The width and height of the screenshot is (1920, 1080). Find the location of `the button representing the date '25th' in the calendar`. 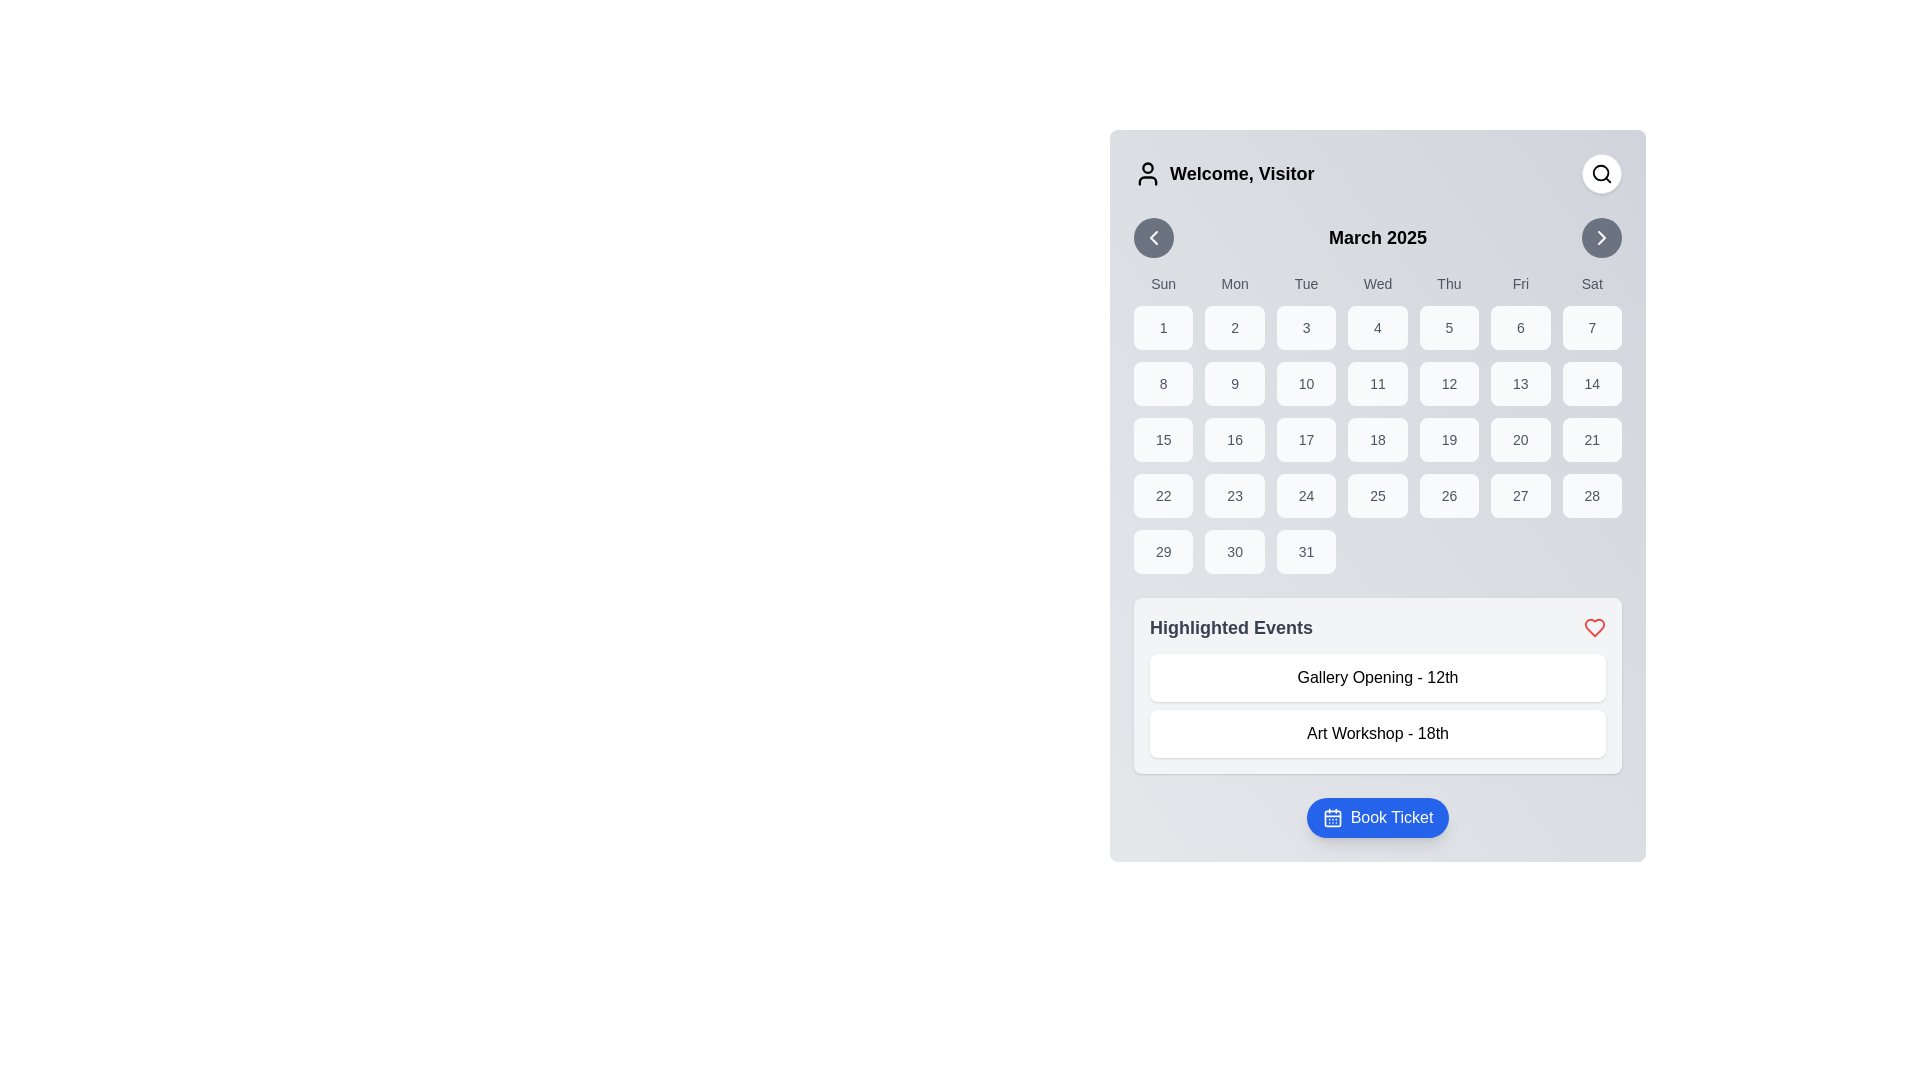

the button representing the date '25th' in the calendar is located at coordinates (1376, 495).